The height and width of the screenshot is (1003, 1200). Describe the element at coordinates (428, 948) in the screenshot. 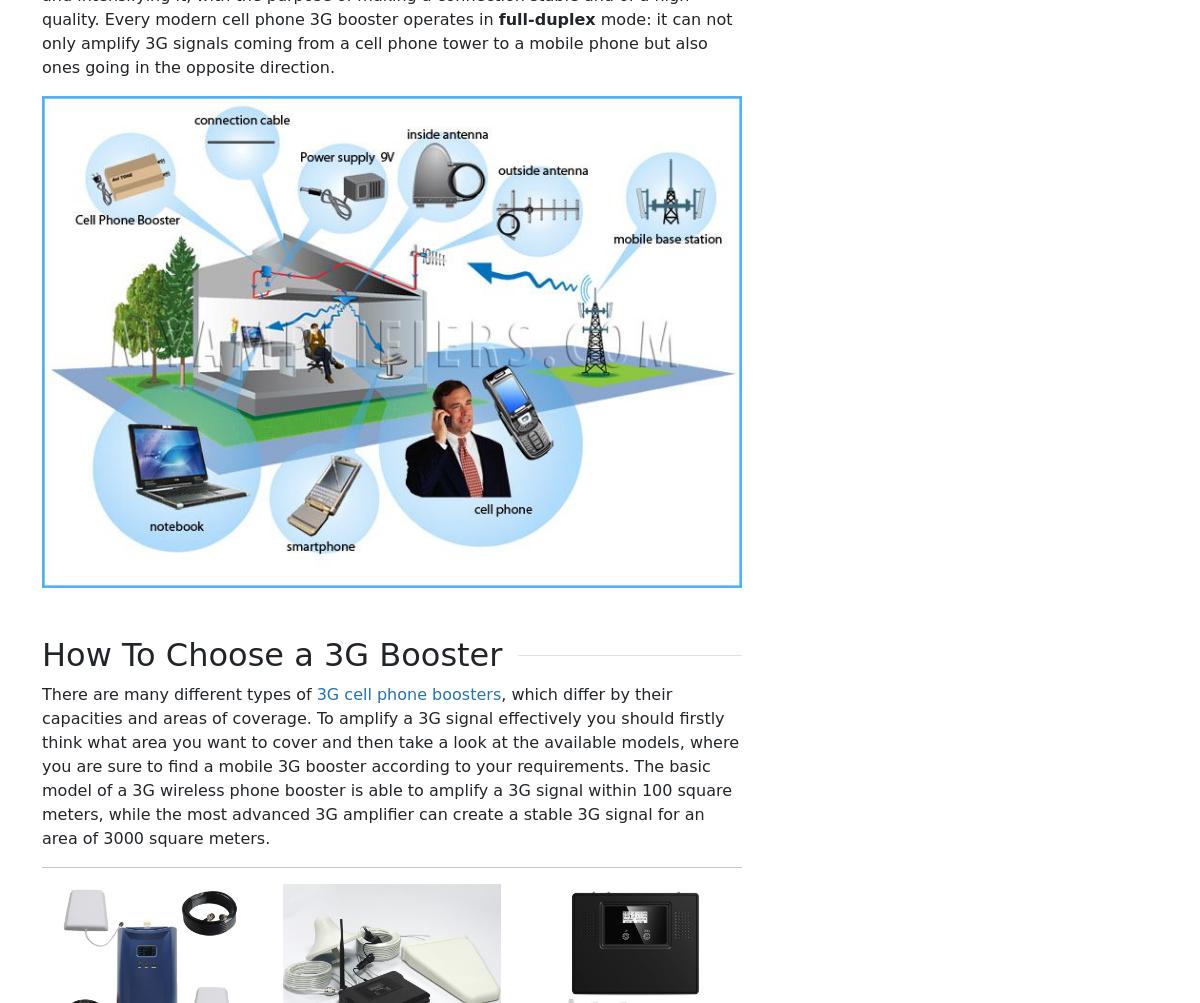

I see `'No packages will be accepted!'` at that location.